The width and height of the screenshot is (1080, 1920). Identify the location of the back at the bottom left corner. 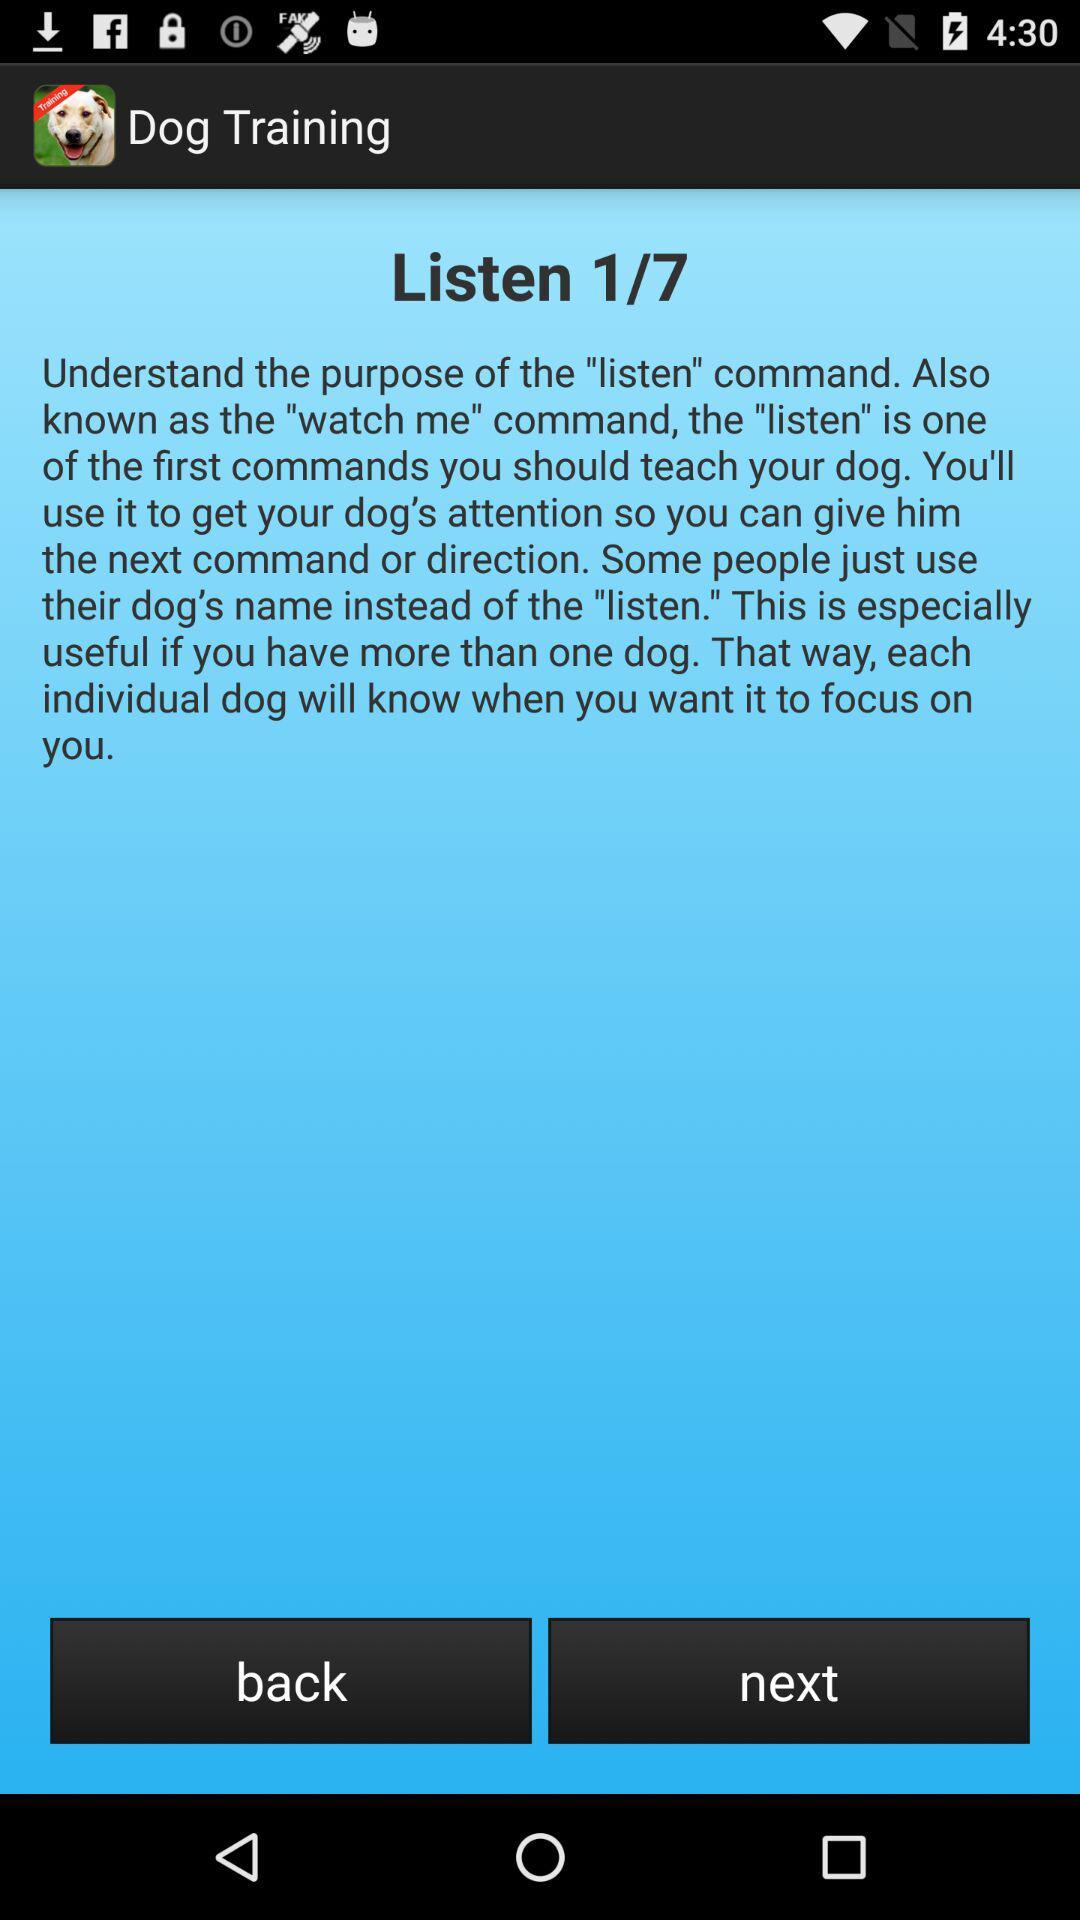
(290, 1680).